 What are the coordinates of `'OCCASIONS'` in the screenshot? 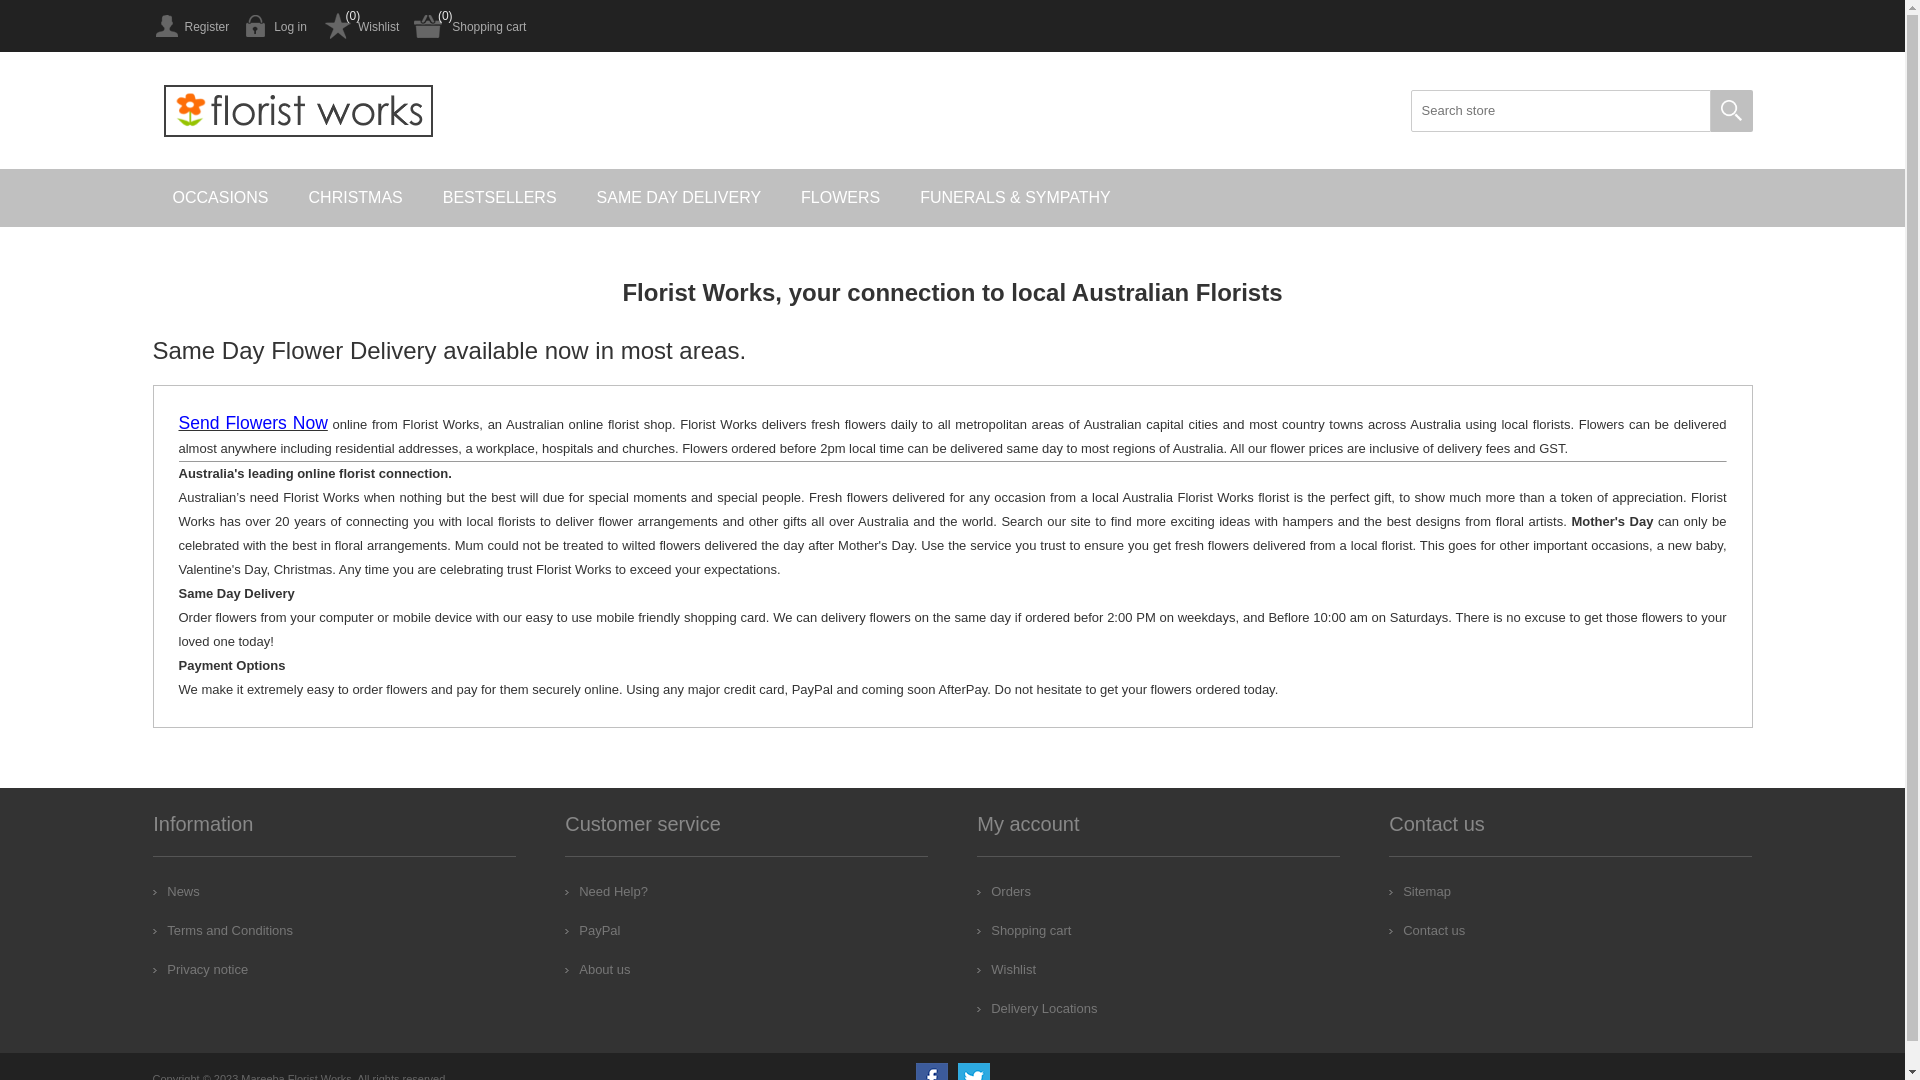 It's located at (220, 197).